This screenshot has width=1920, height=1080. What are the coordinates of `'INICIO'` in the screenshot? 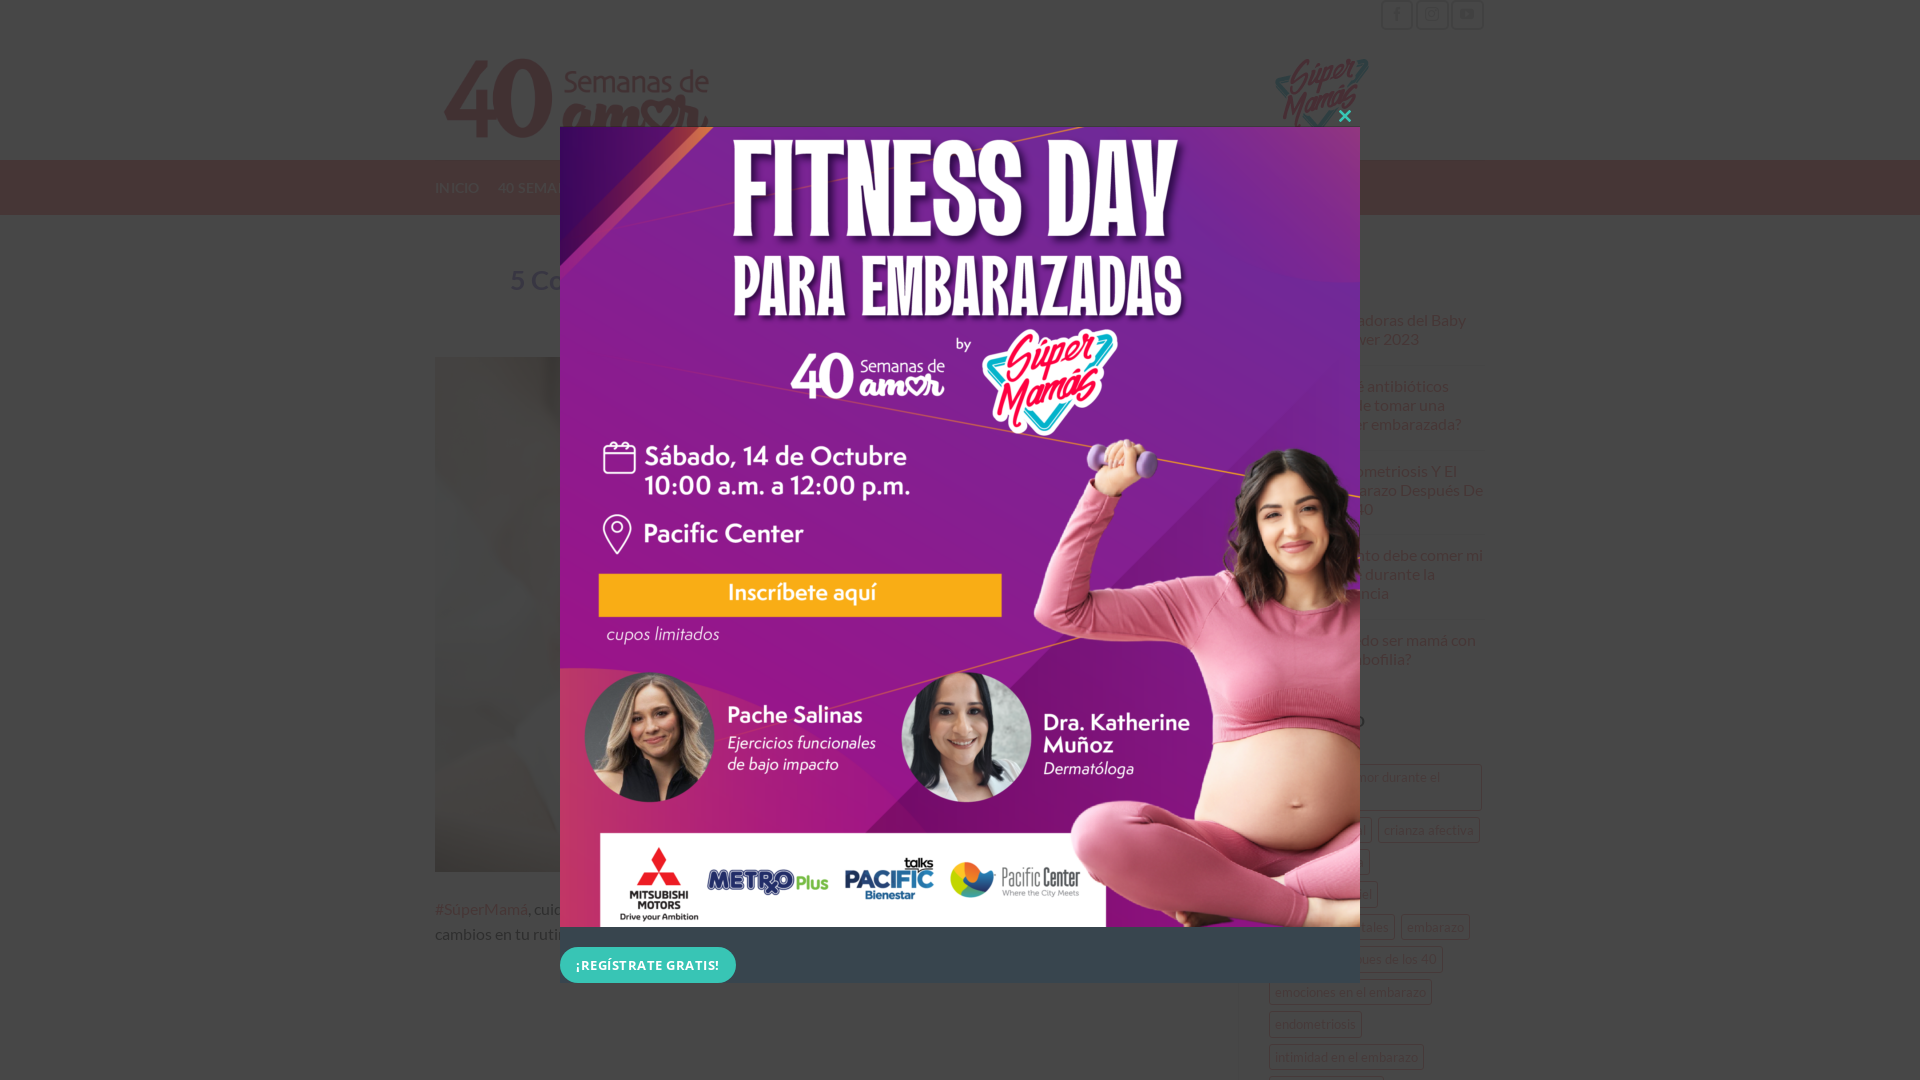 It's located at (456, 188).